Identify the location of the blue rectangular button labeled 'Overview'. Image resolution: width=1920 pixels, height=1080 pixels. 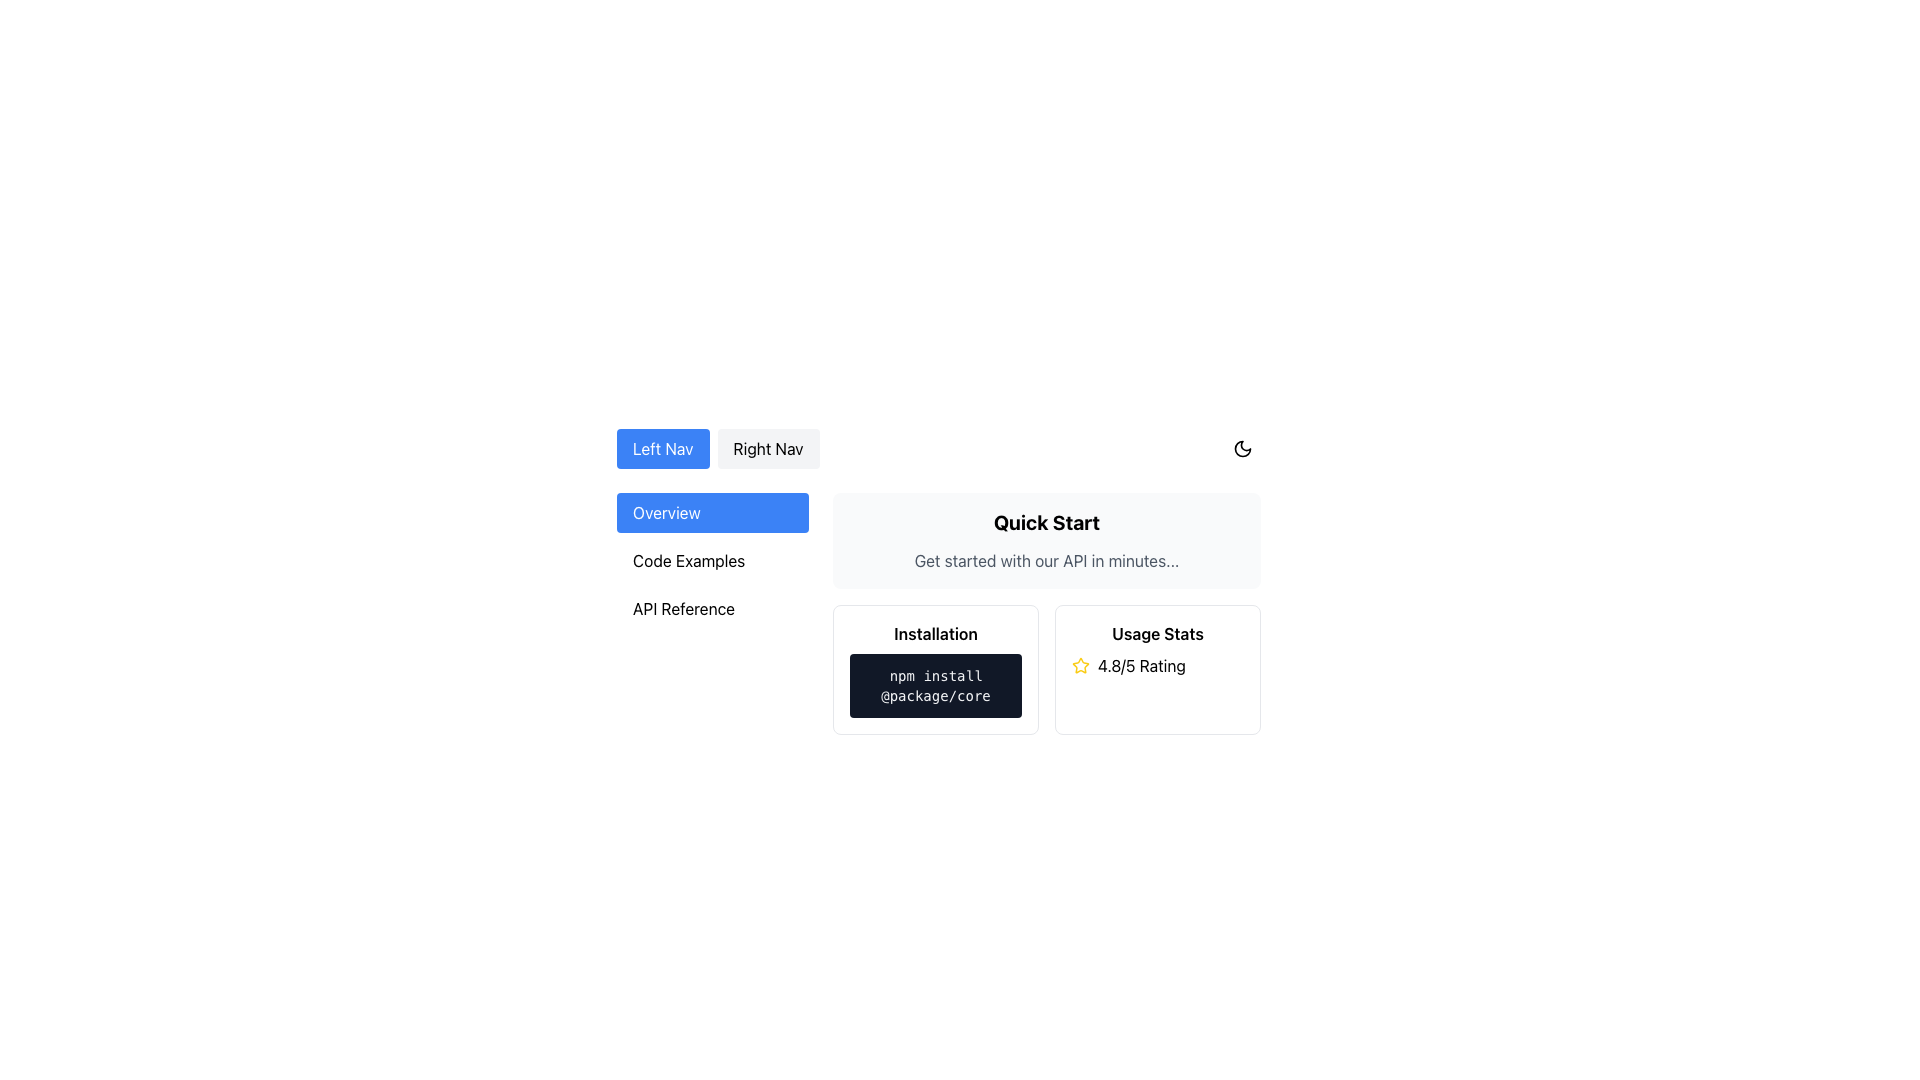
(713, 512).